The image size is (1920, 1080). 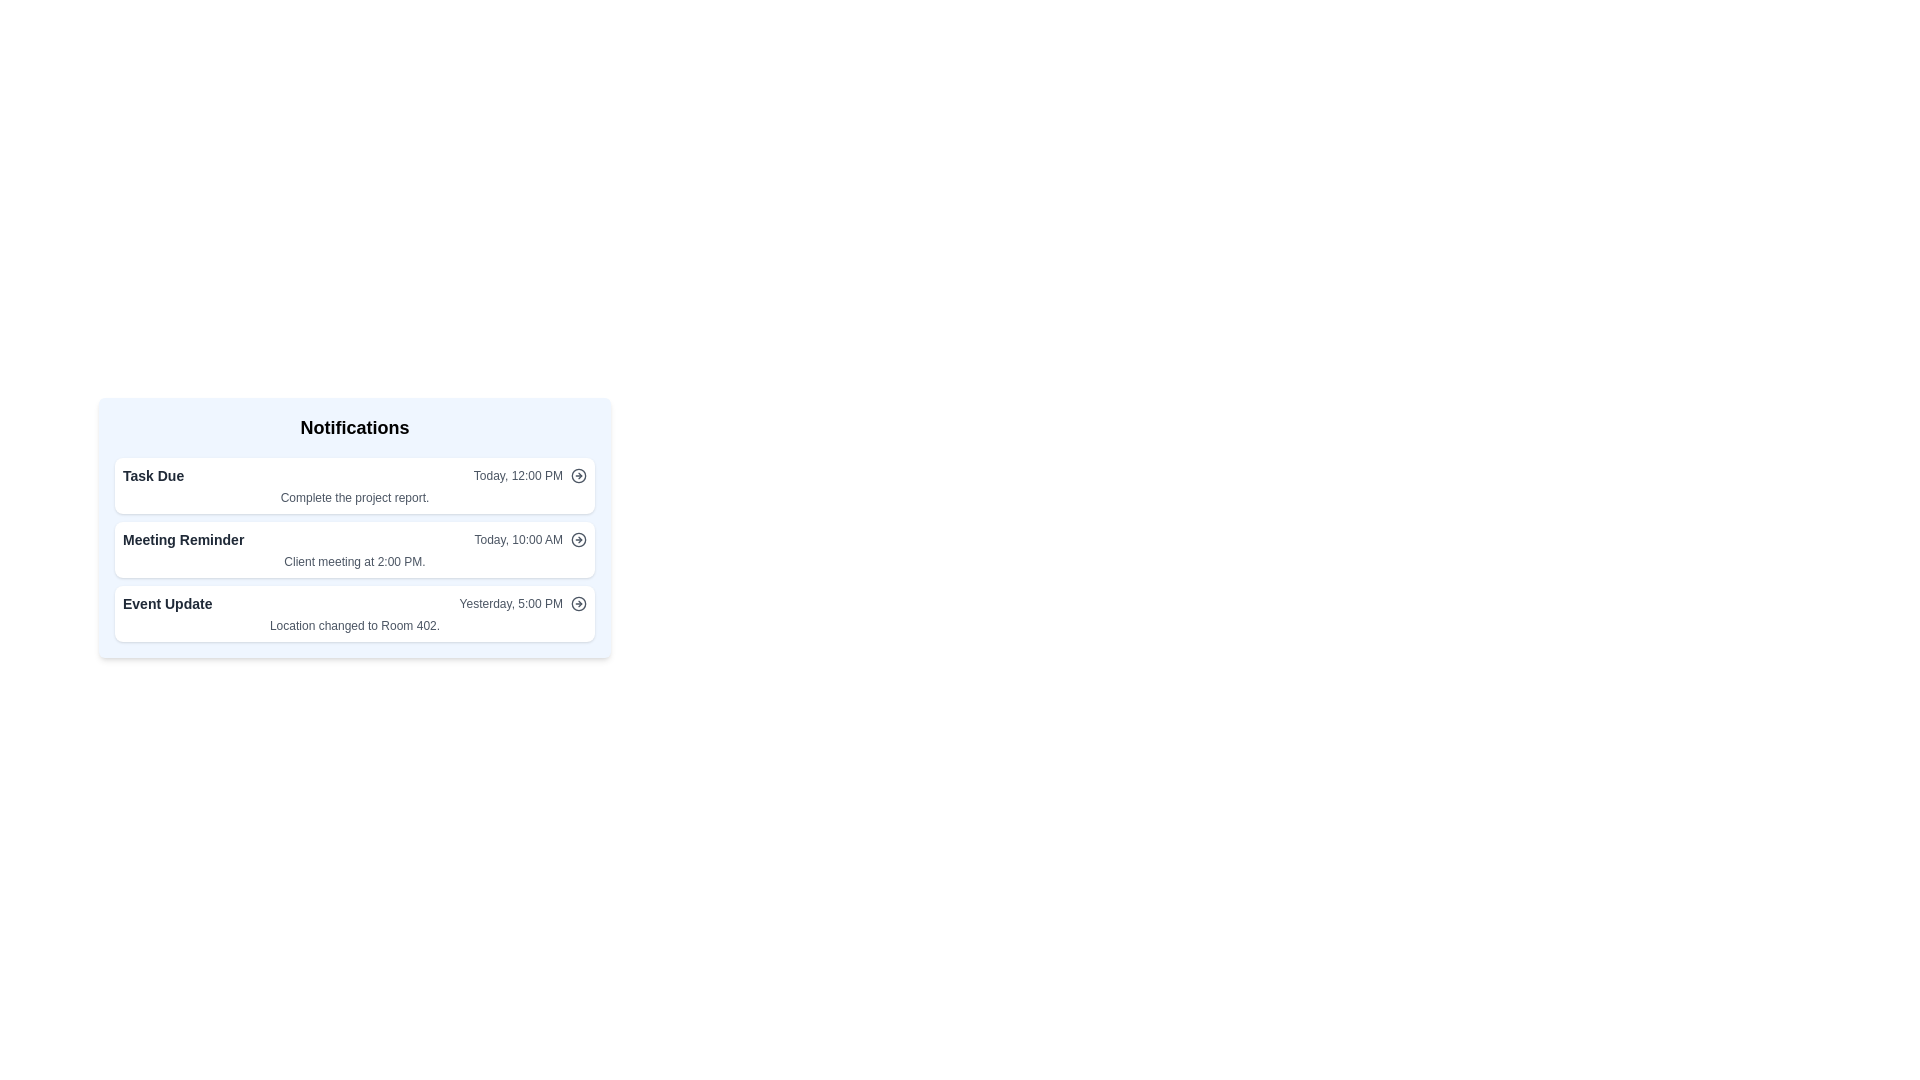 I want to click on the 'Meeting Reminder' horizontal layout element that contains 'Meeting Reminder' on the left and 'Today, 10:00 AM' on the right, positioned between 'Task Due' and 'Client meeting at 2:00 PM', so click(x=355, y=540).